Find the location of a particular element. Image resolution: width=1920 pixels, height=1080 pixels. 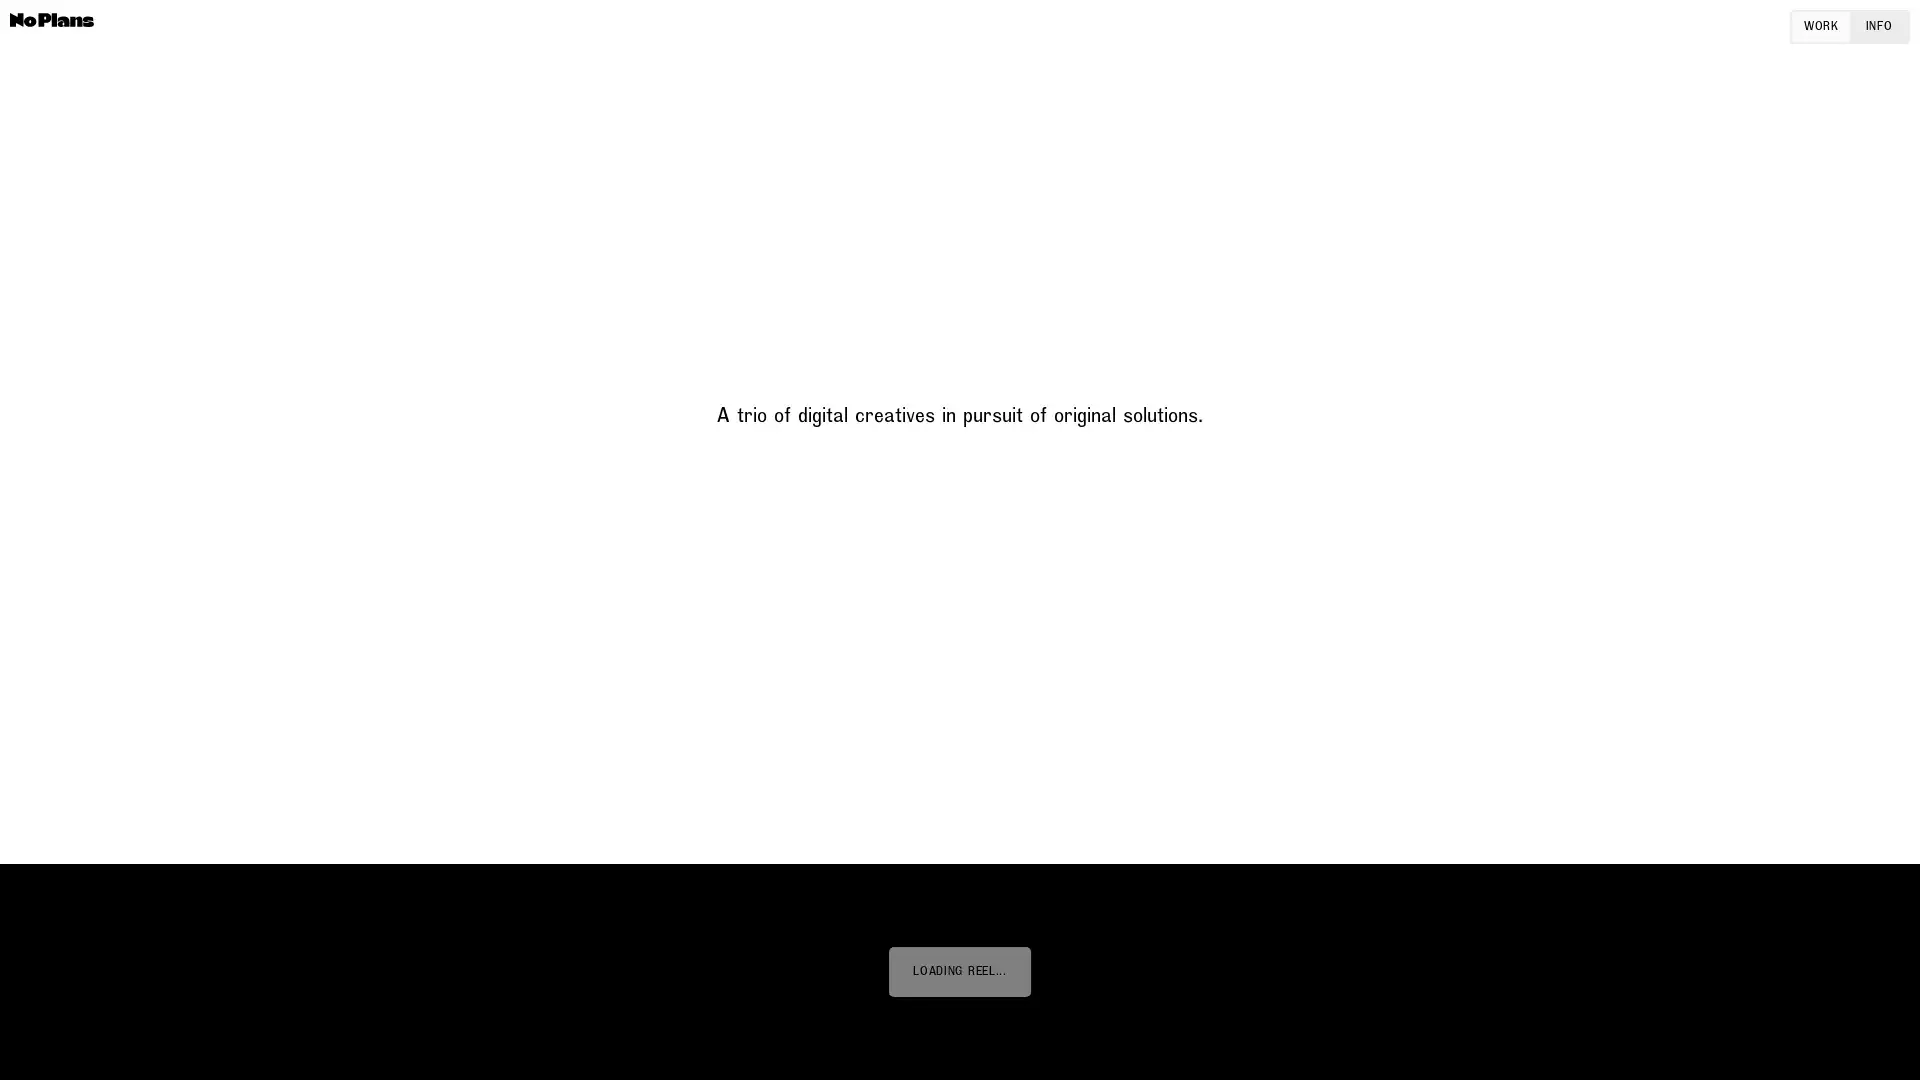

PLAY REEL is located at coordinates (958, 971).